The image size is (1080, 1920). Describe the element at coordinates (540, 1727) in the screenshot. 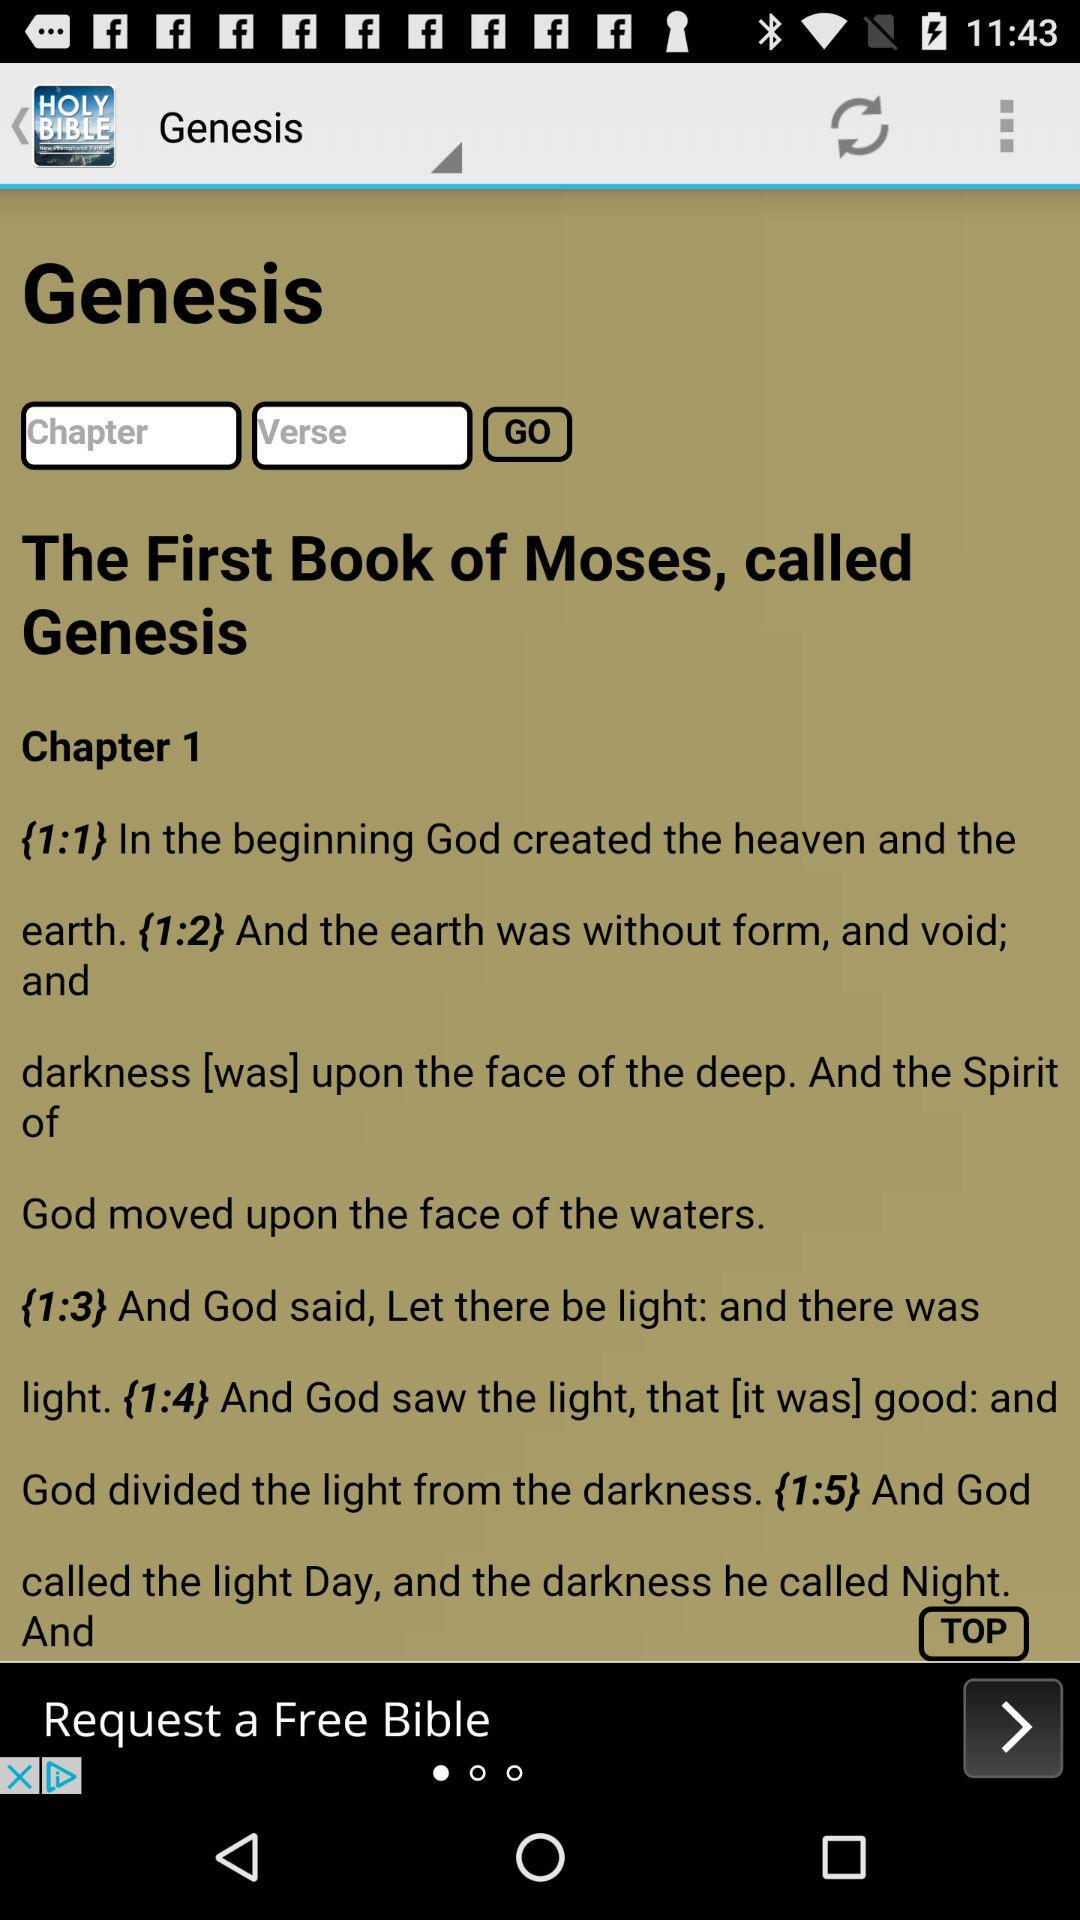

I see `open selected item` at that location.